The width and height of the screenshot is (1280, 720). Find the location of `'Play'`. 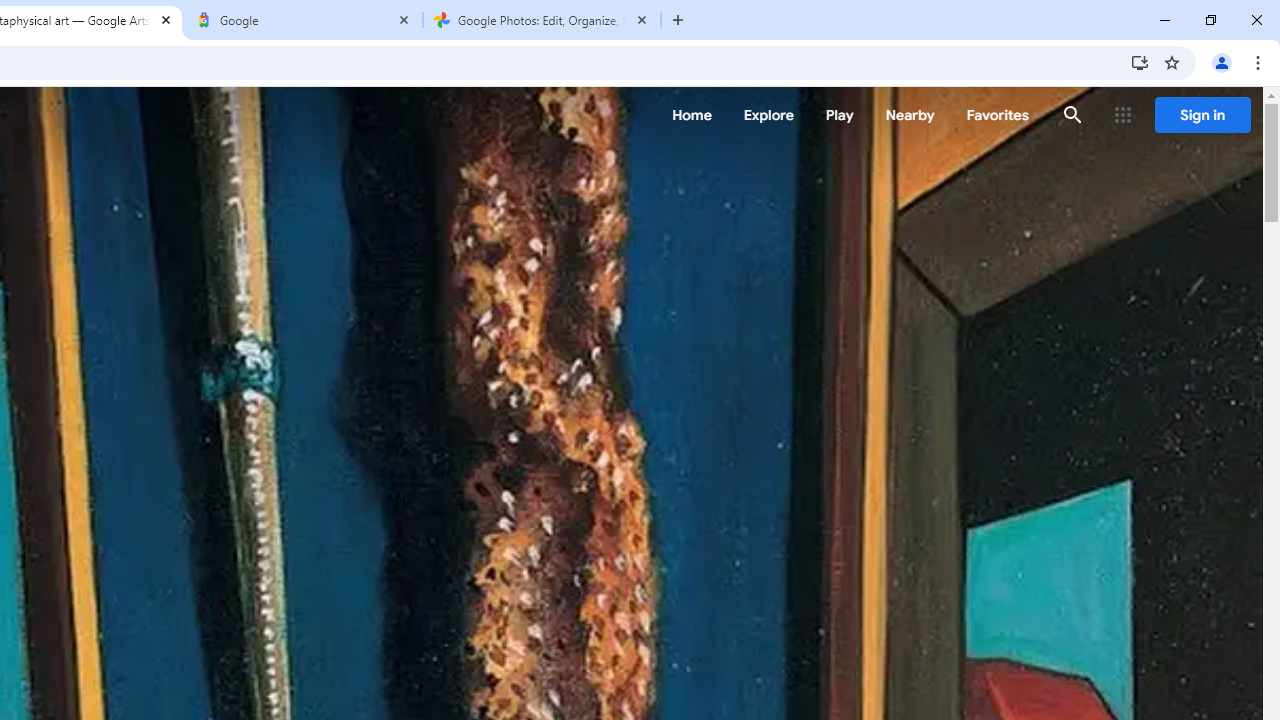

'Play' is located at coordinates (840, 115).